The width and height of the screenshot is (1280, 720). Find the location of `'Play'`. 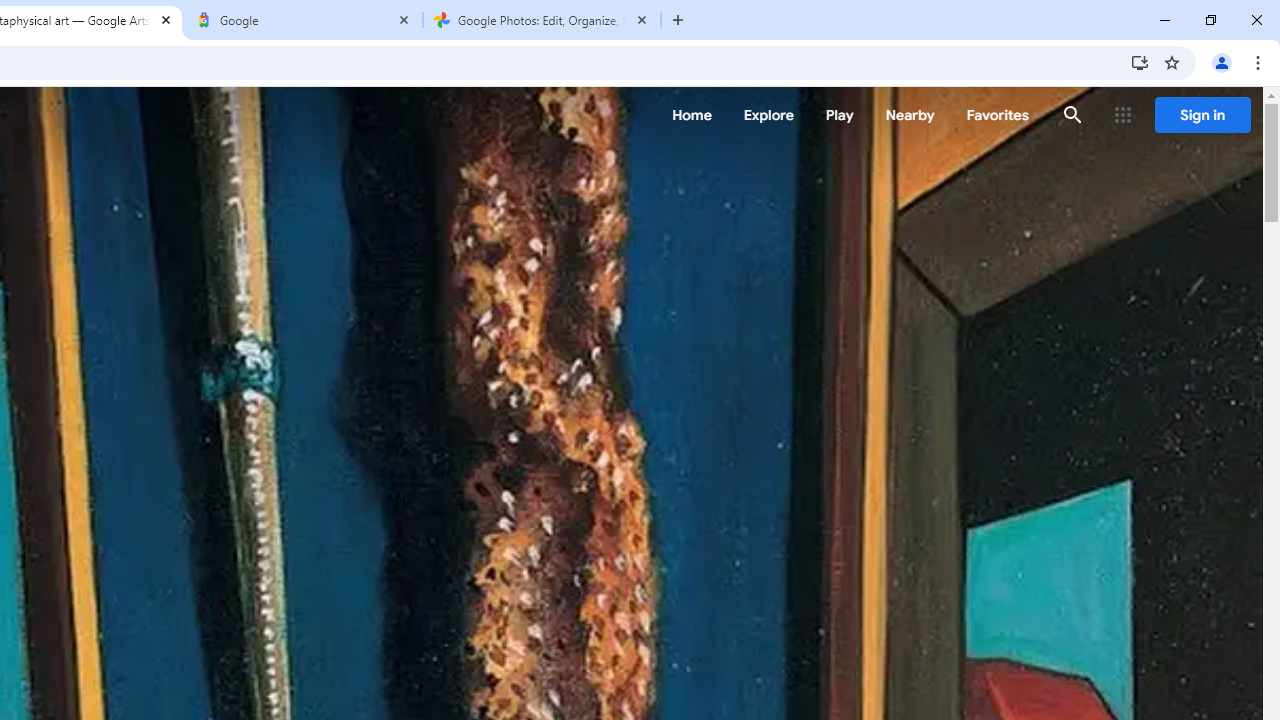

'Play' is located at coordinates (840, 115).